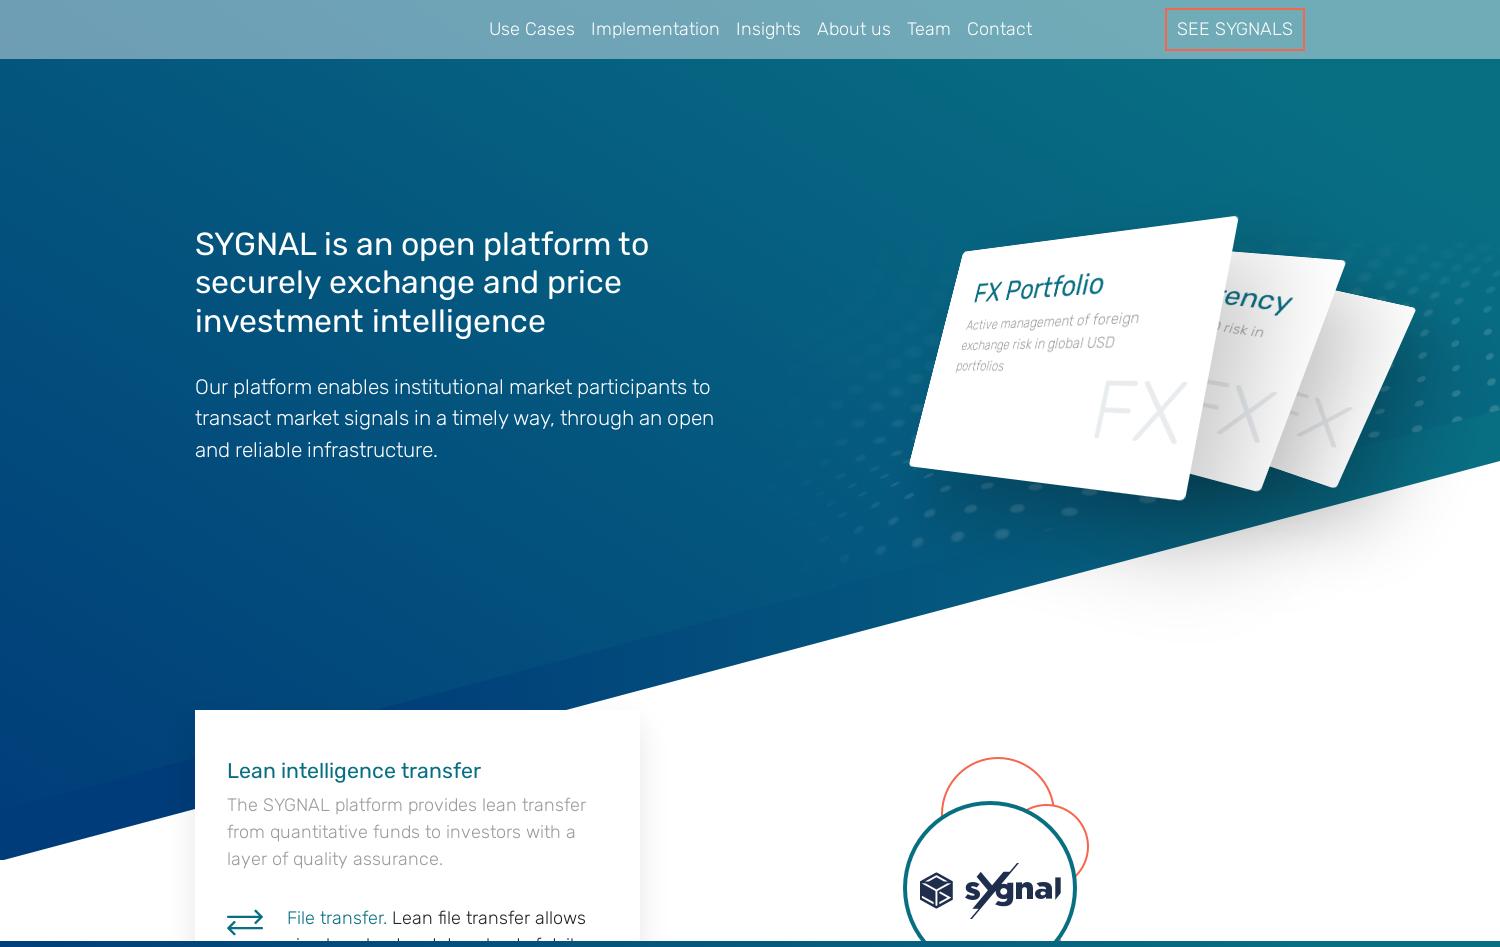 The height and width of the screenshot is (947, 1500). I want to click on 'Active management of GBP exposure for USD investors', so click(1207, 357).